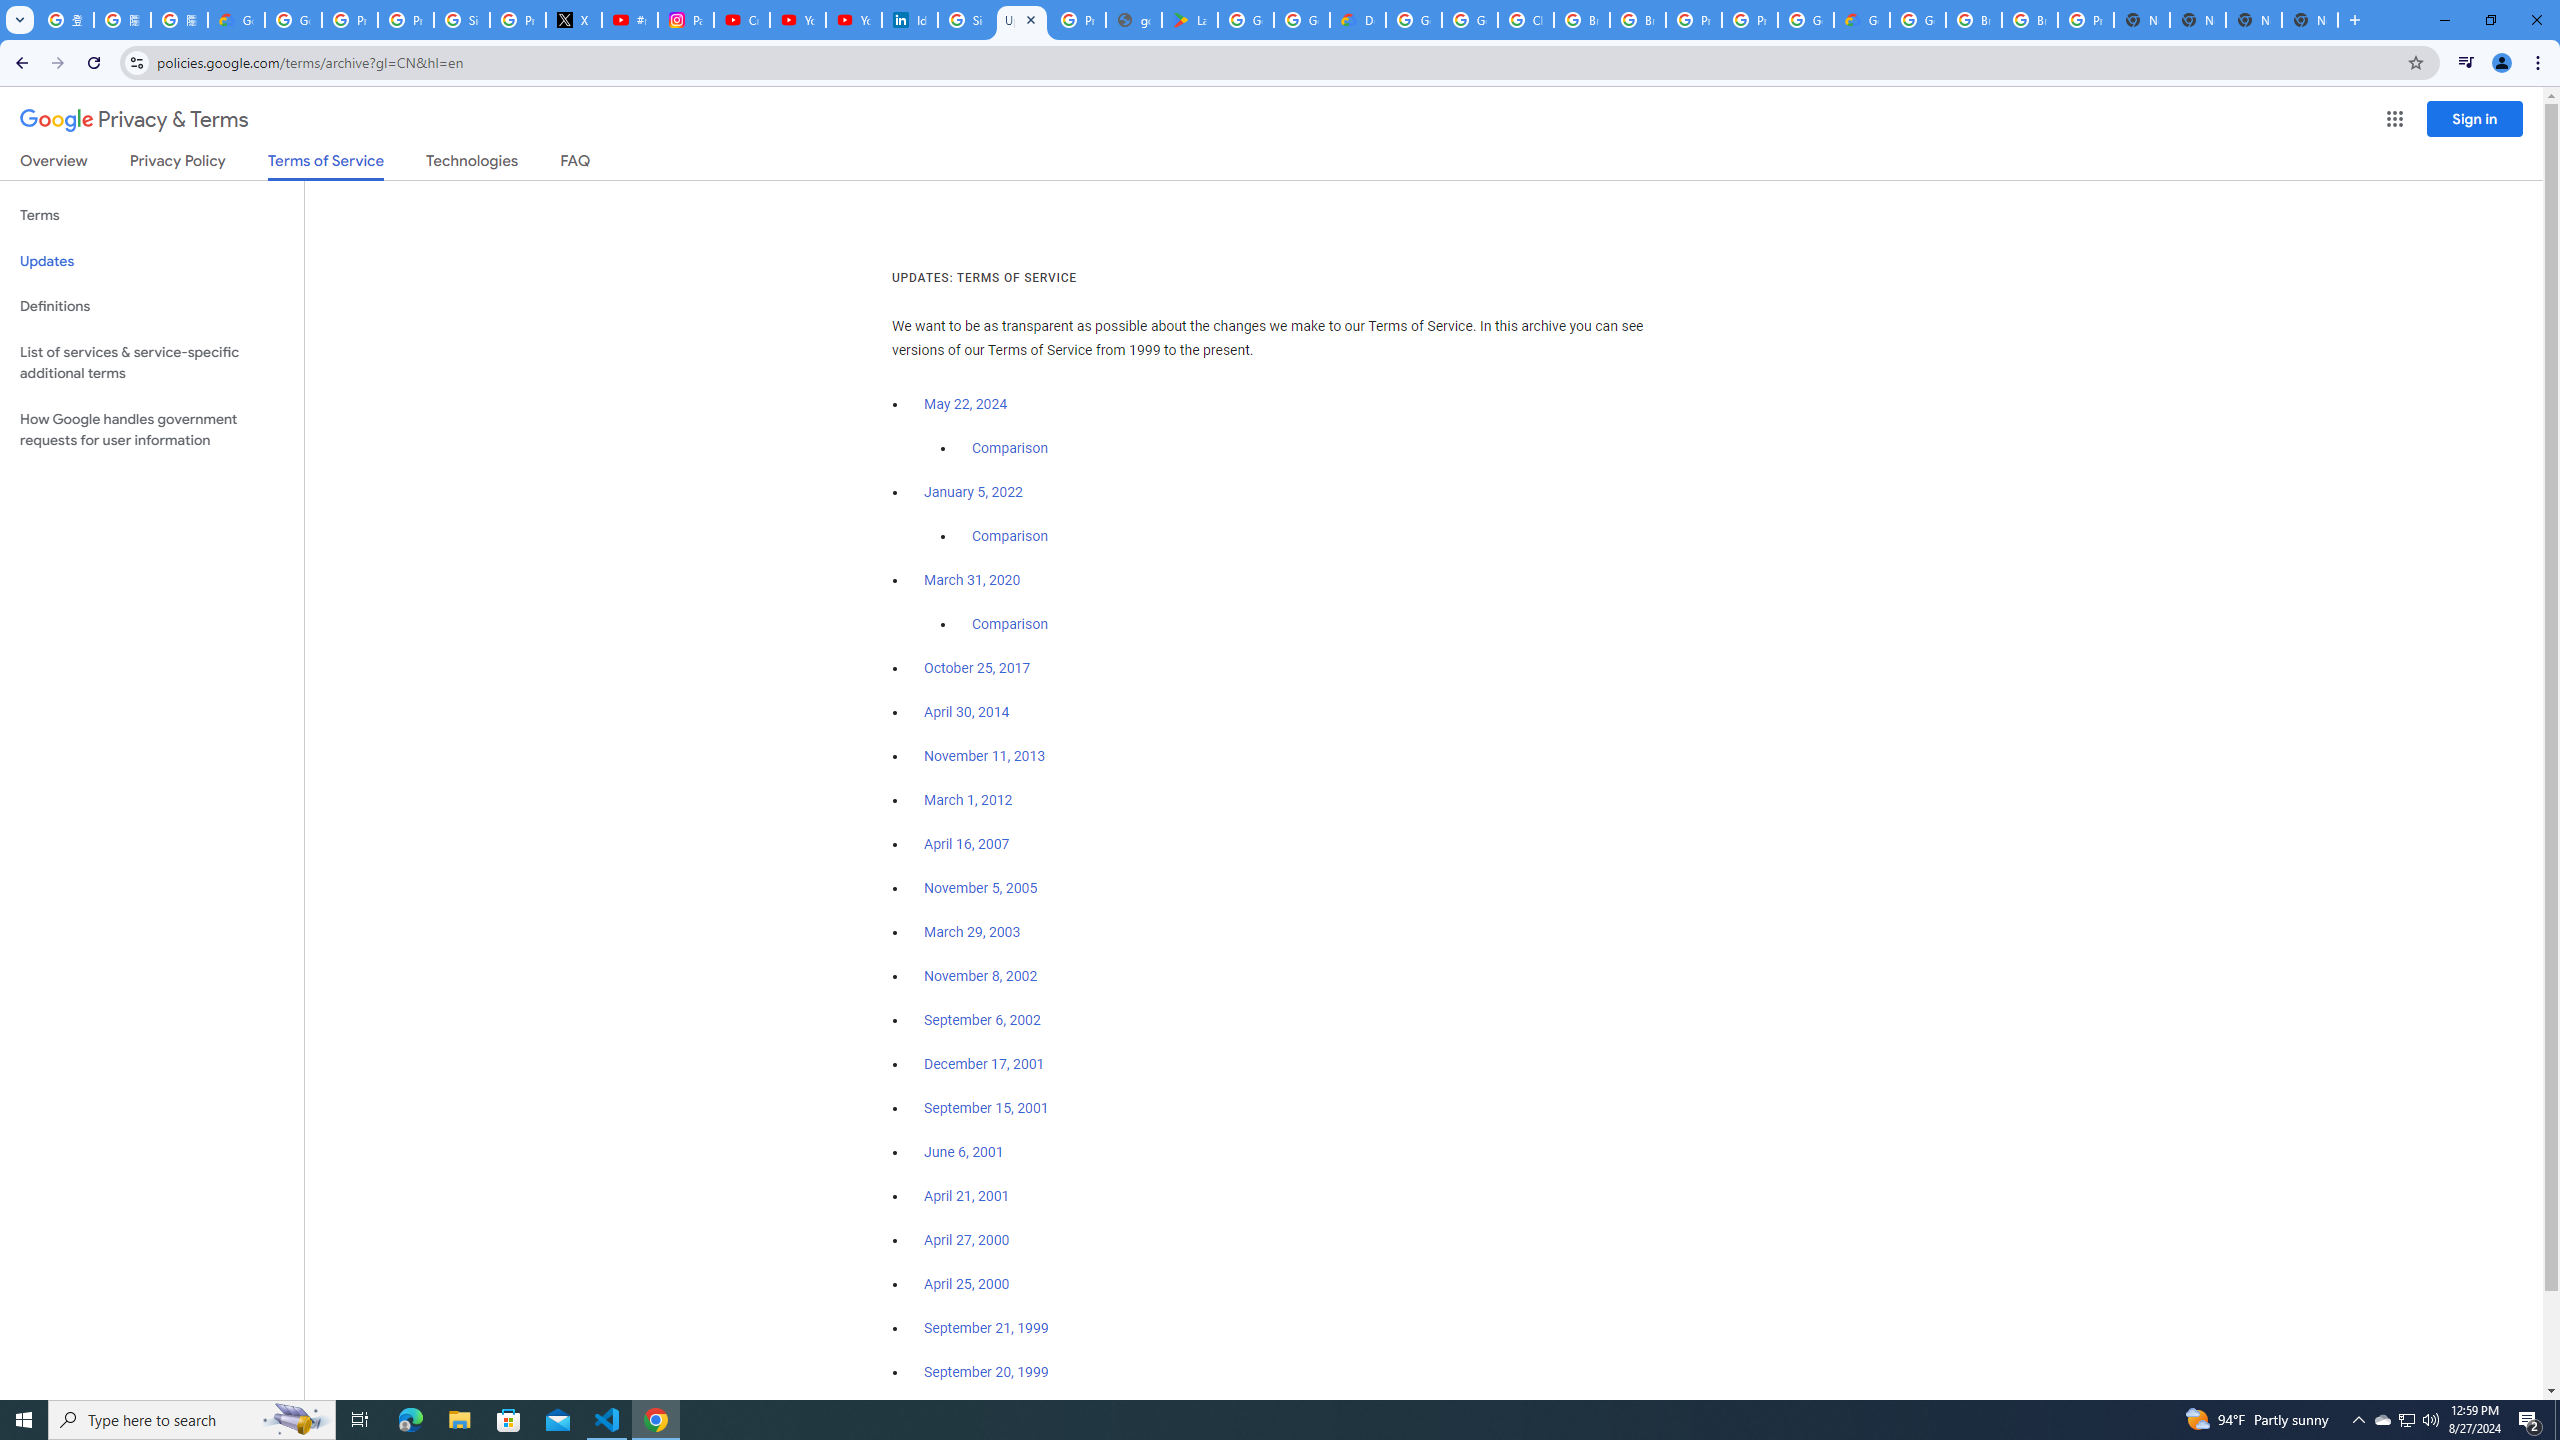  I want to click on 'Comparison', so click(1008, 624).